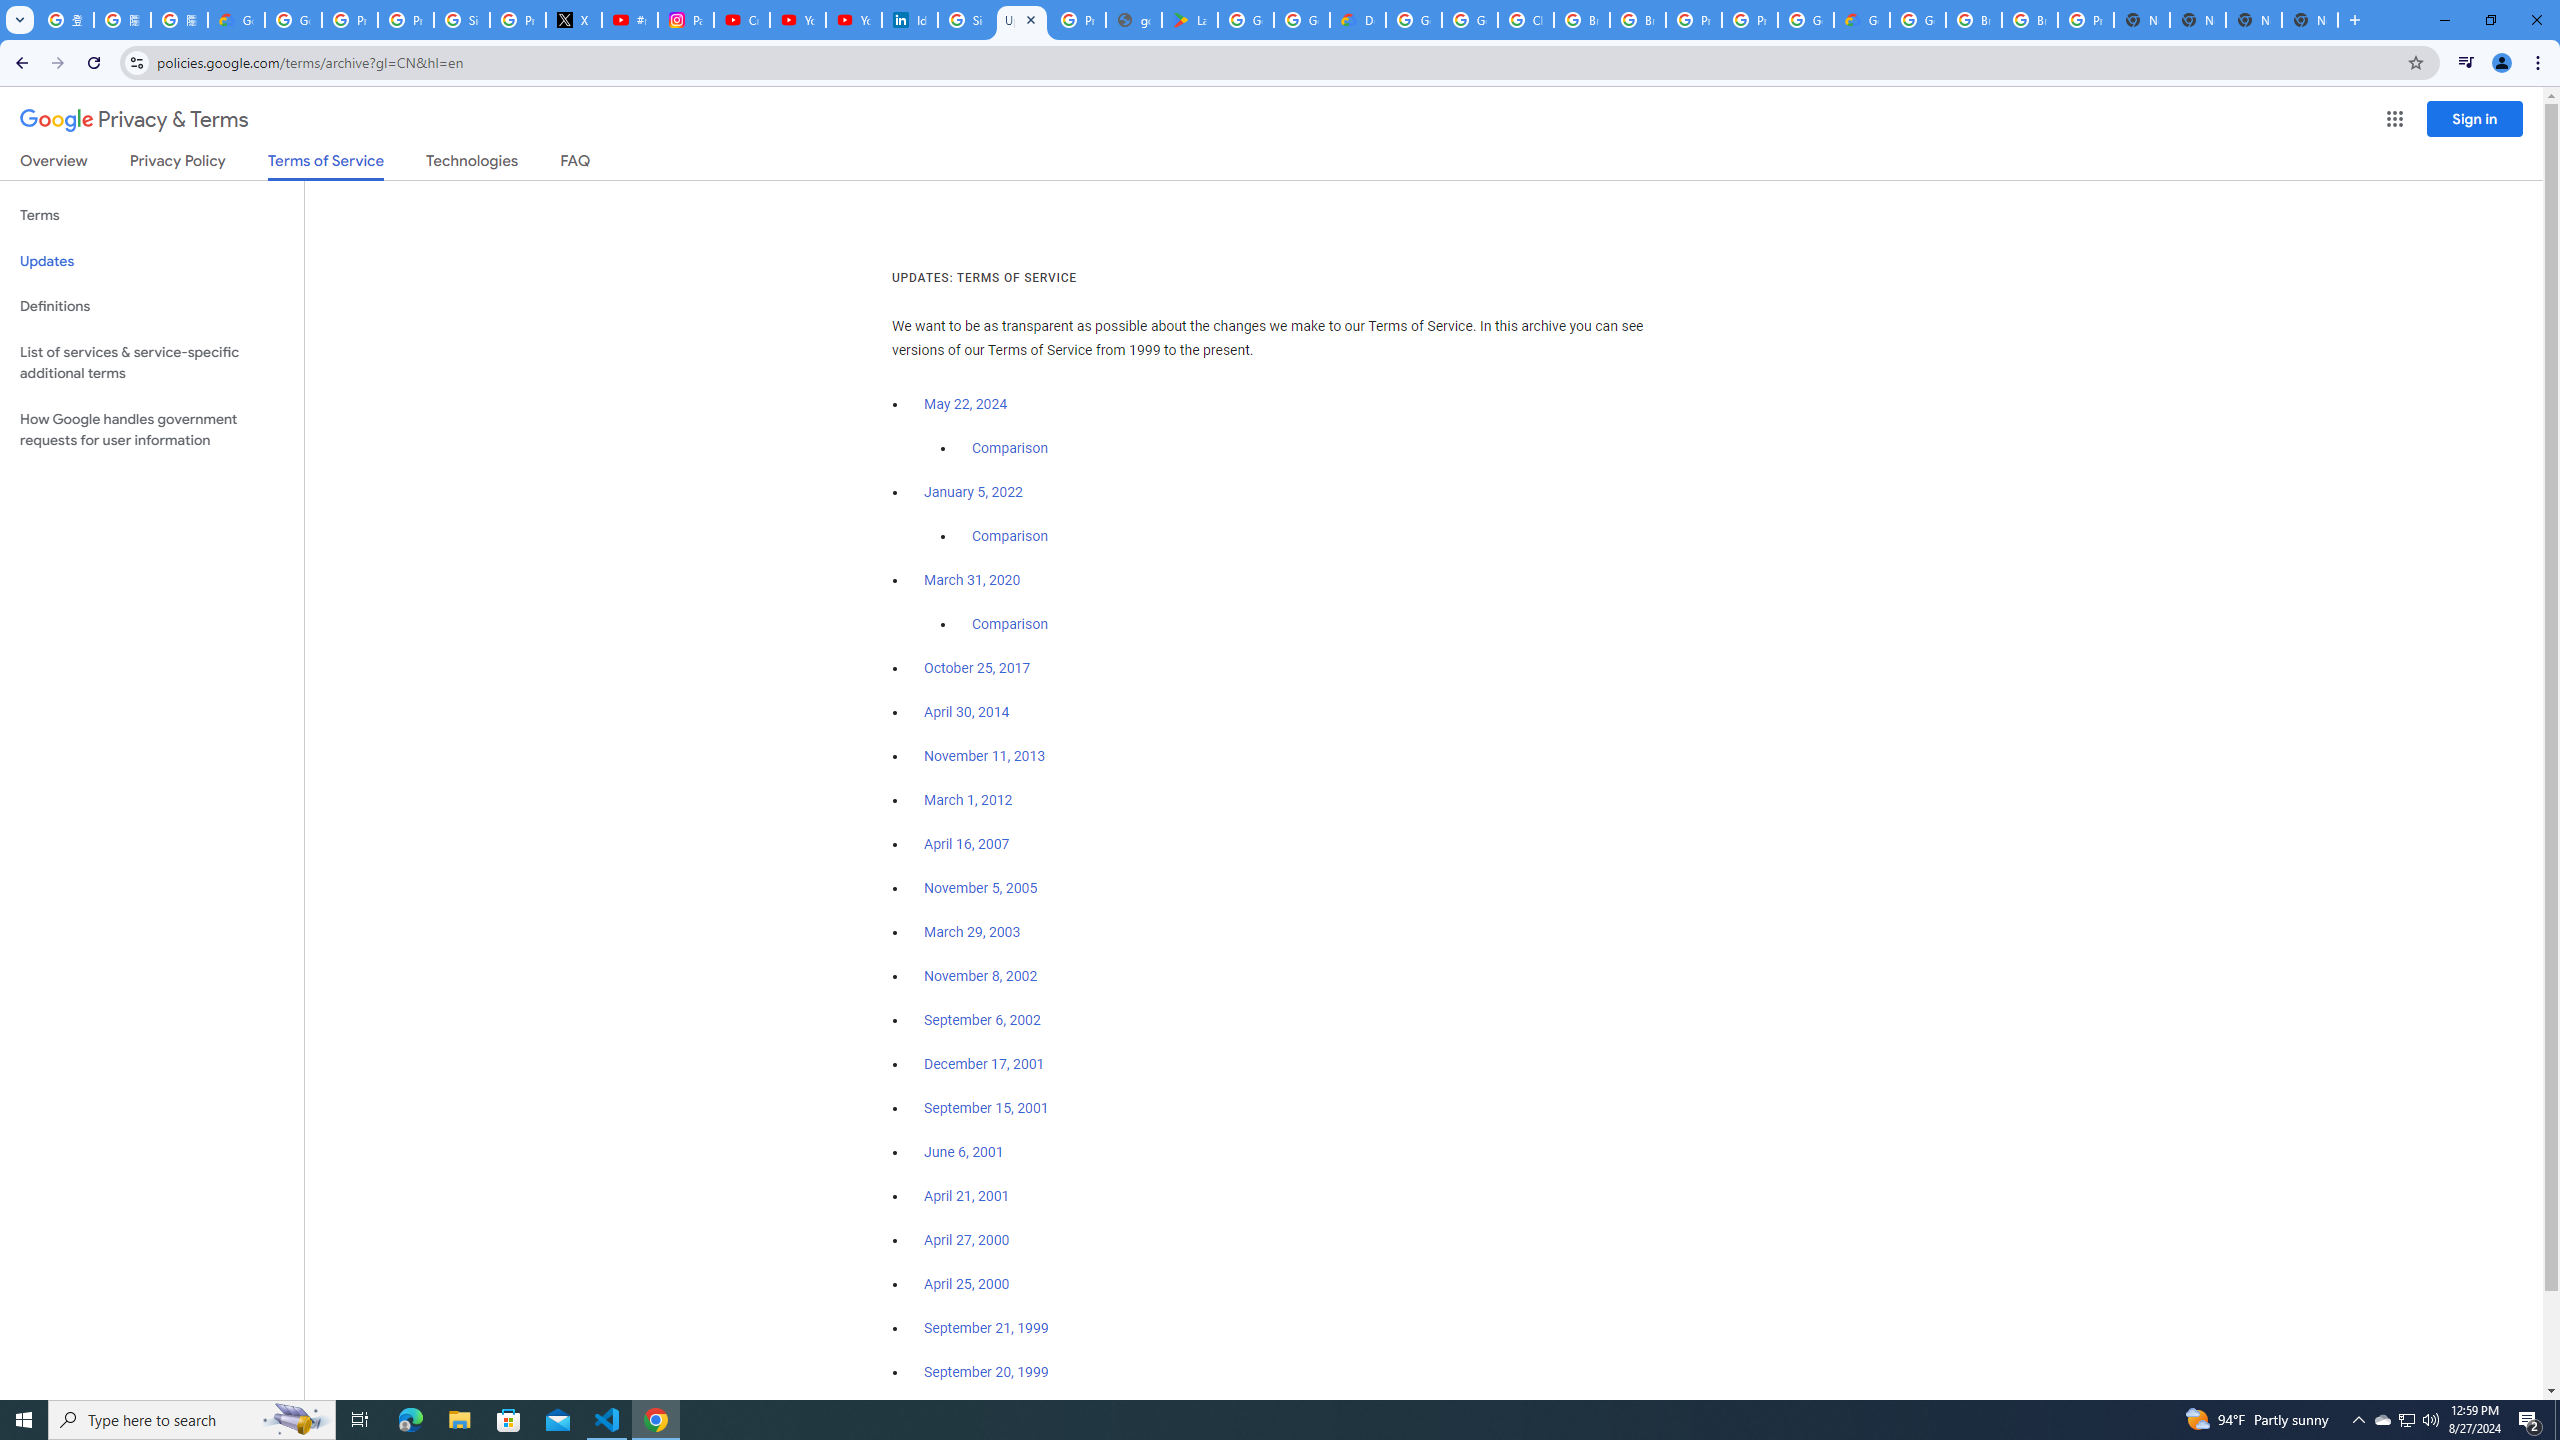  I want to click on 'Comparison', so click(1008, 624).